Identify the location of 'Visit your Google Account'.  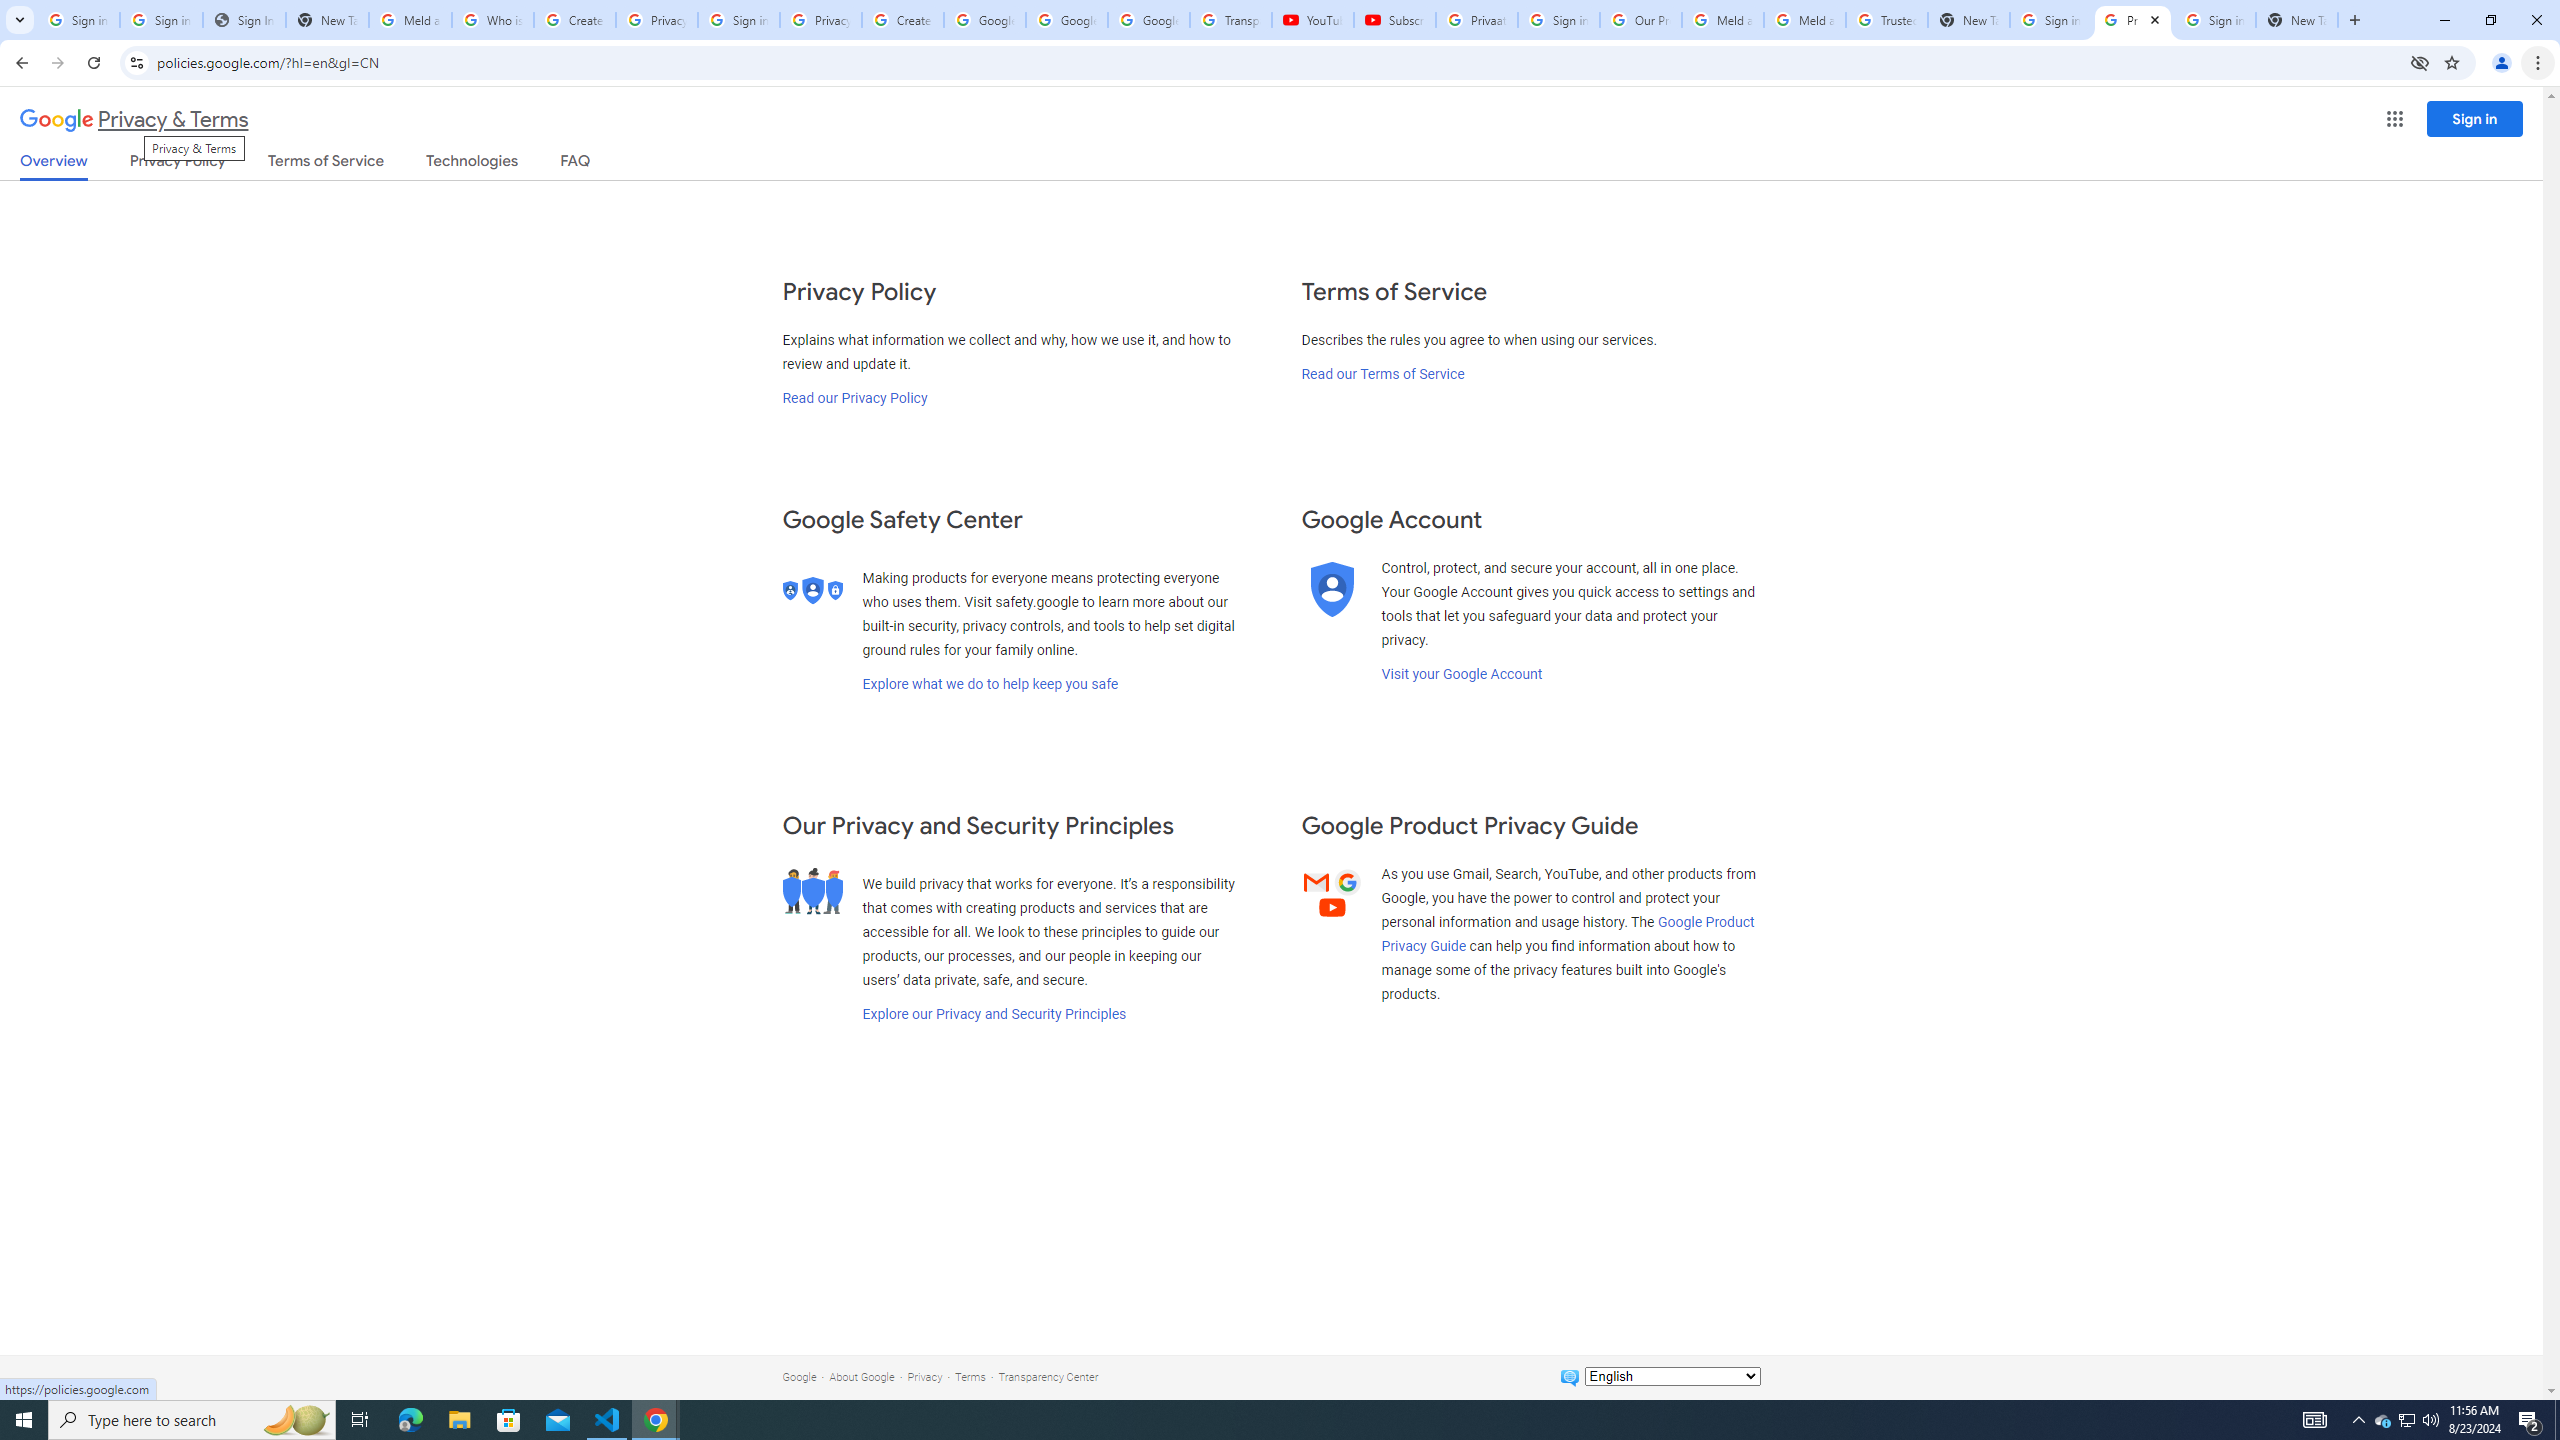
(1460, 673).